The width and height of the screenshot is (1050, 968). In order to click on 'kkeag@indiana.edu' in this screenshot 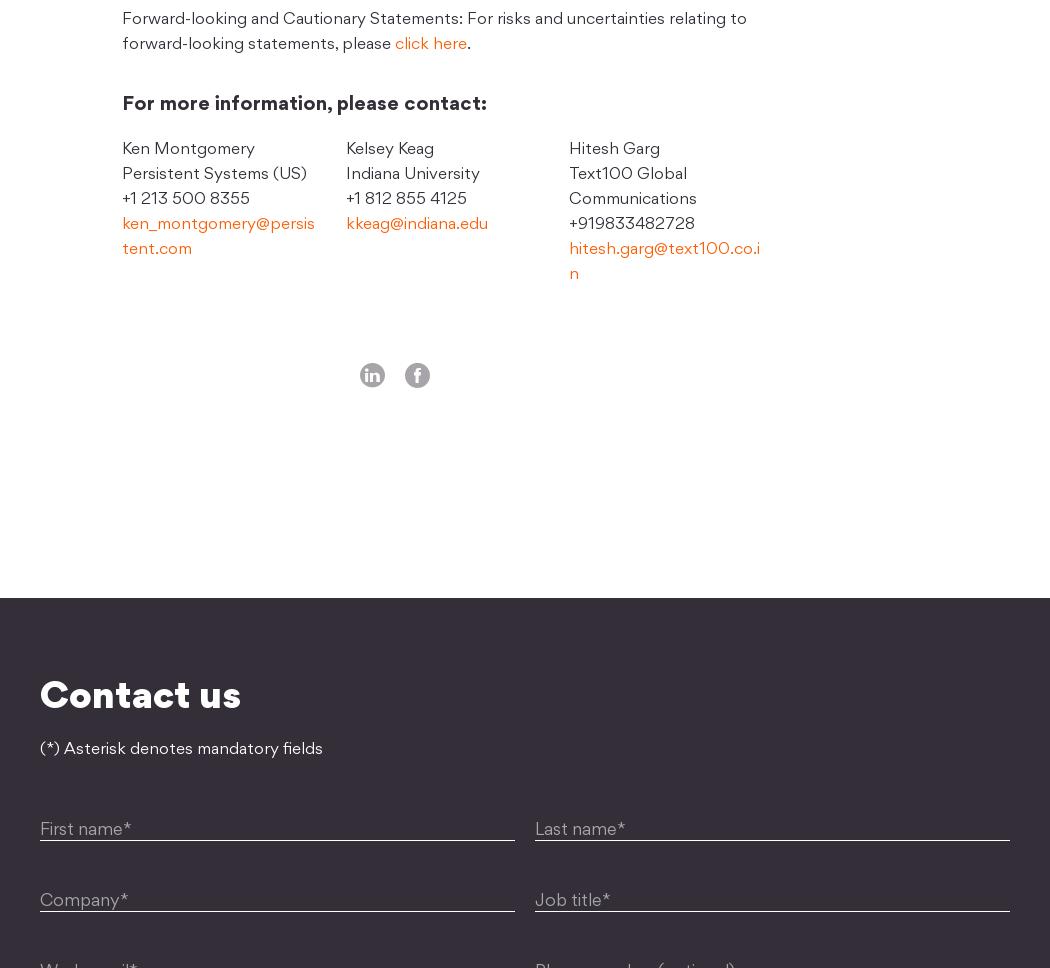, I will do `click(415, 223)`.